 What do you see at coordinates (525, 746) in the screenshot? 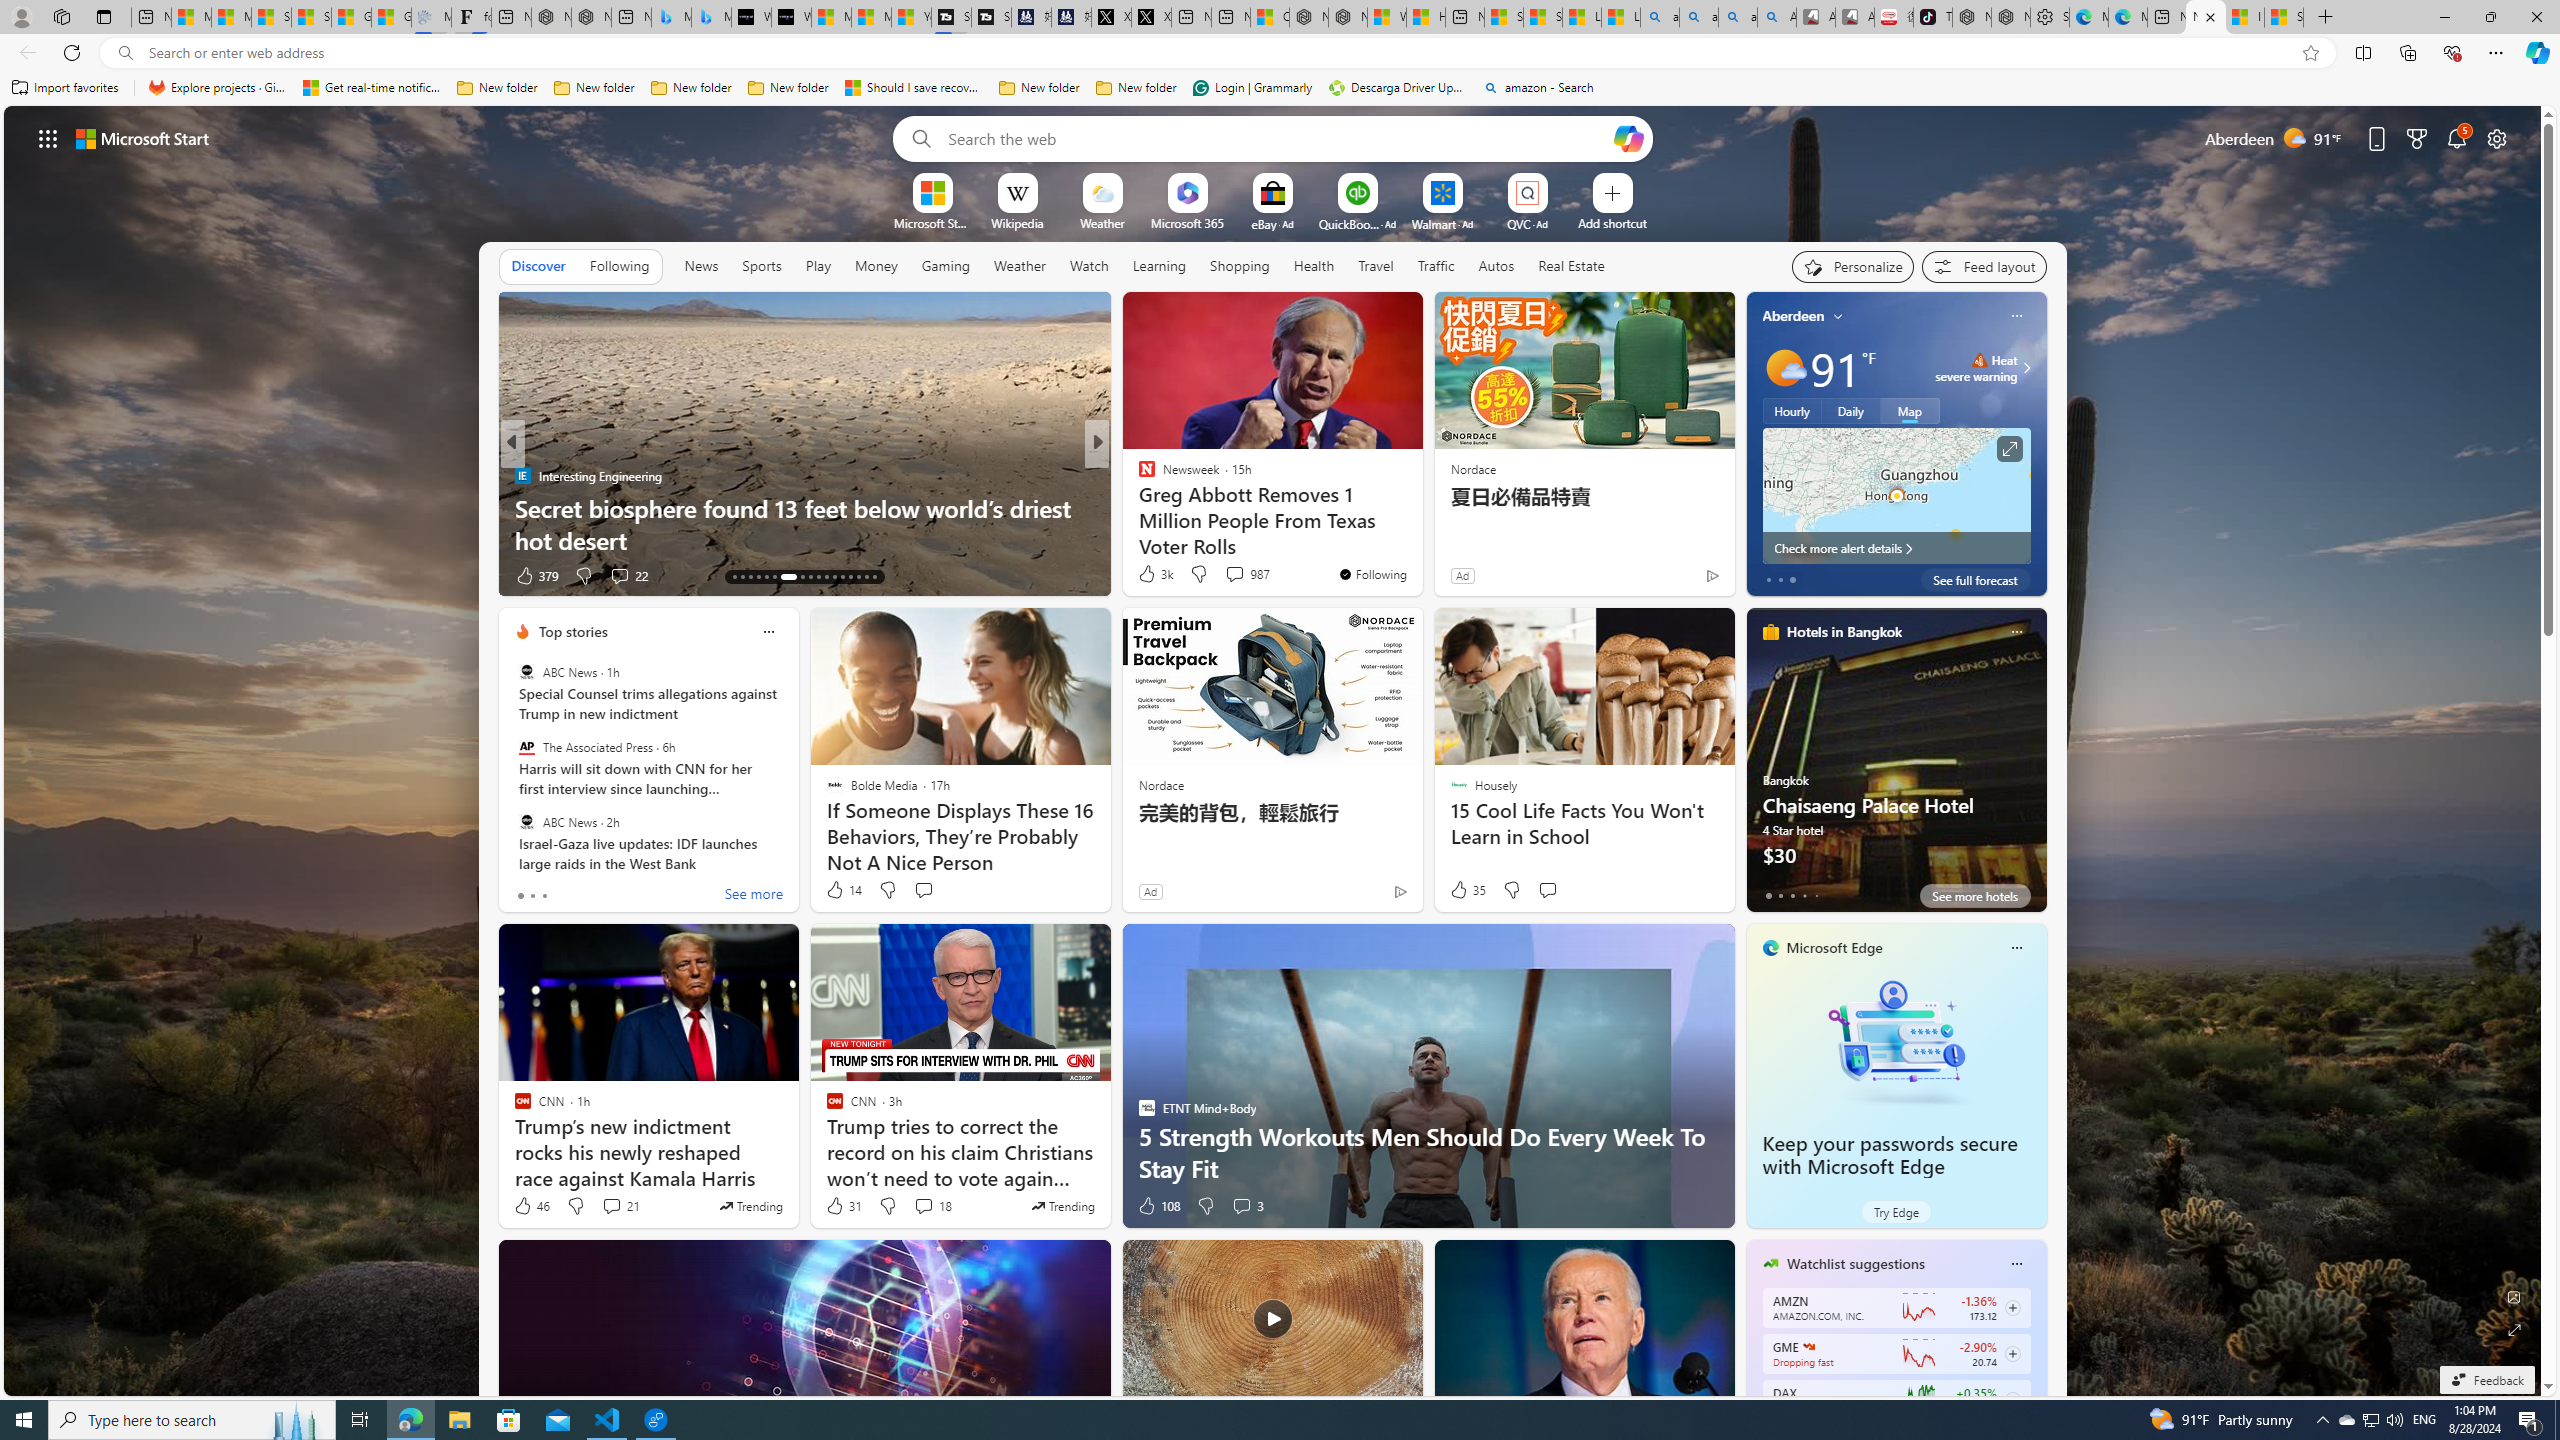
I see `'The Associated Press'` at bounding box center [525, 746].